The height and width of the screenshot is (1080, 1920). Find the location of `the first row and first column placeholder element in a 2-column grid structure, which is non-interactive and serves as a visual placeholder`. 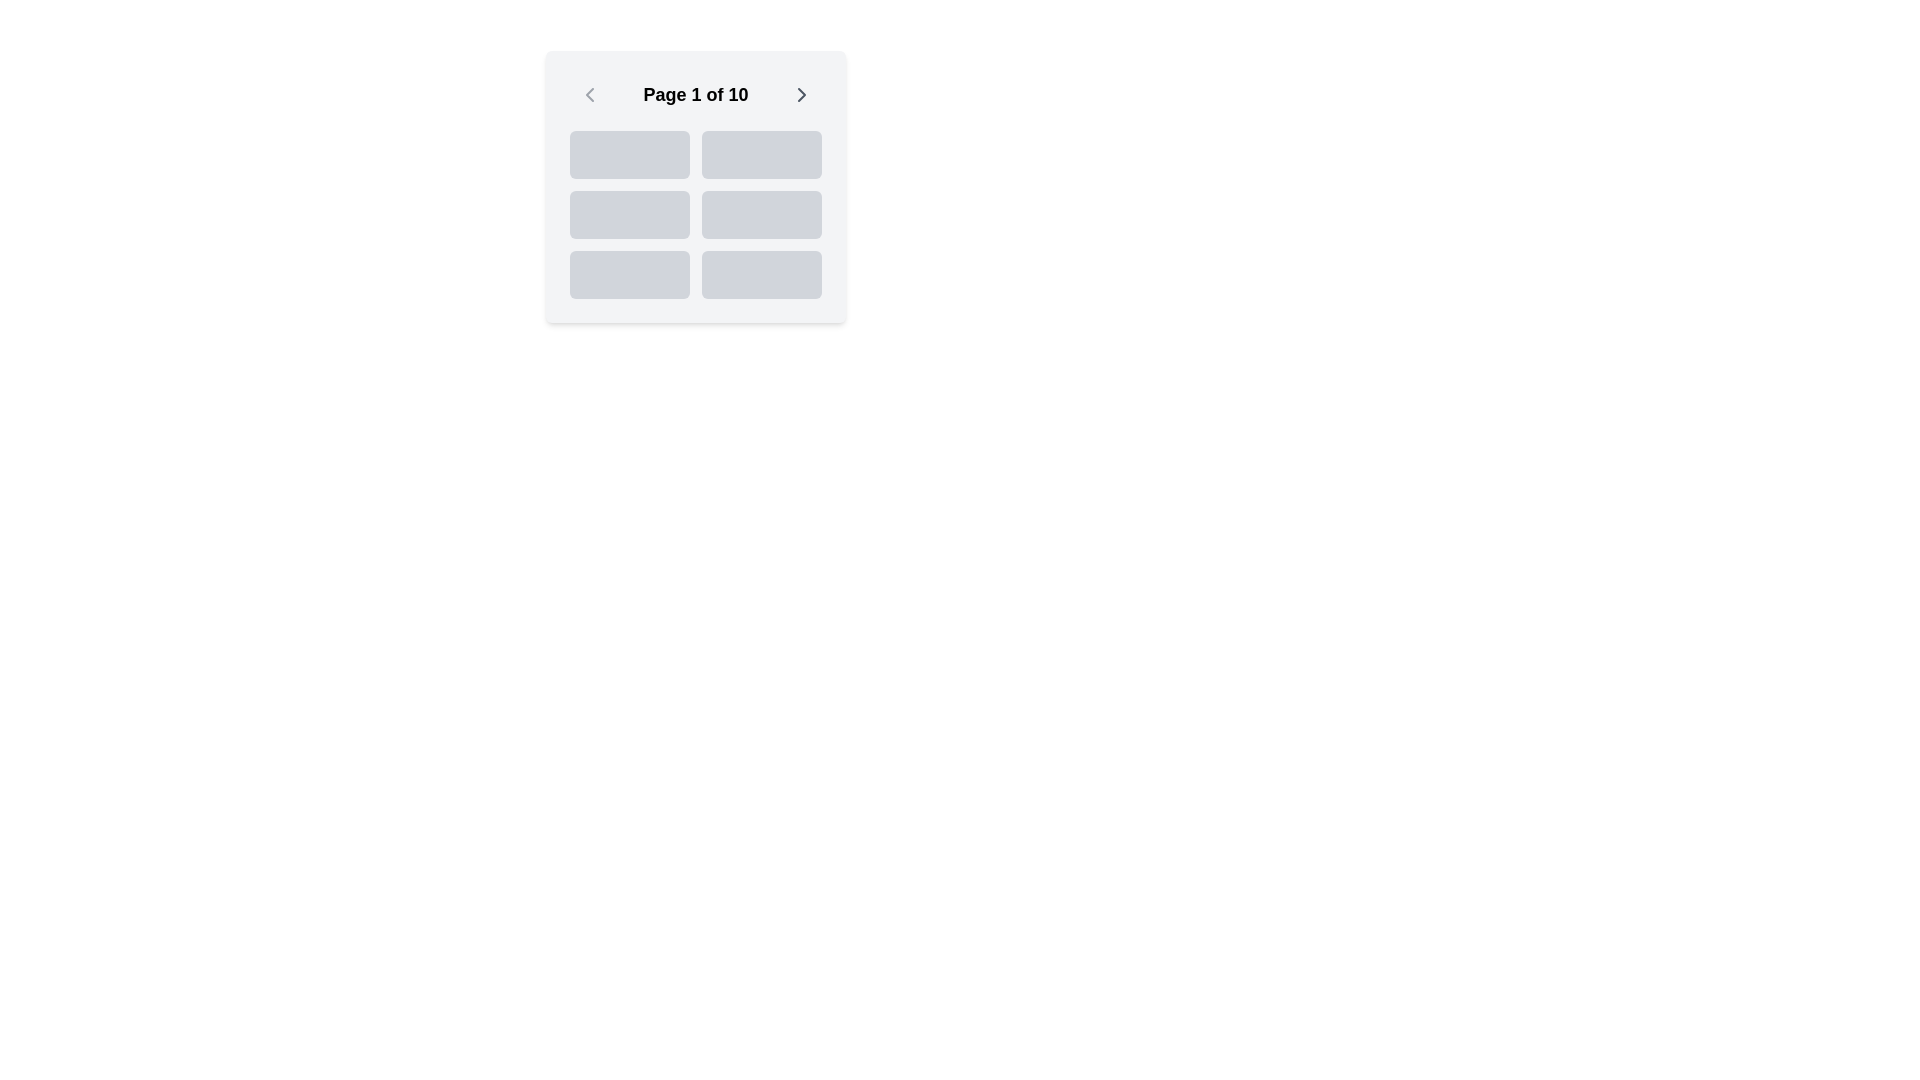

the first row and first column placeholder element in a 2-column grid structure, which is non-interactive and serves as a visual placeholder is located at coordinates (628, 153).